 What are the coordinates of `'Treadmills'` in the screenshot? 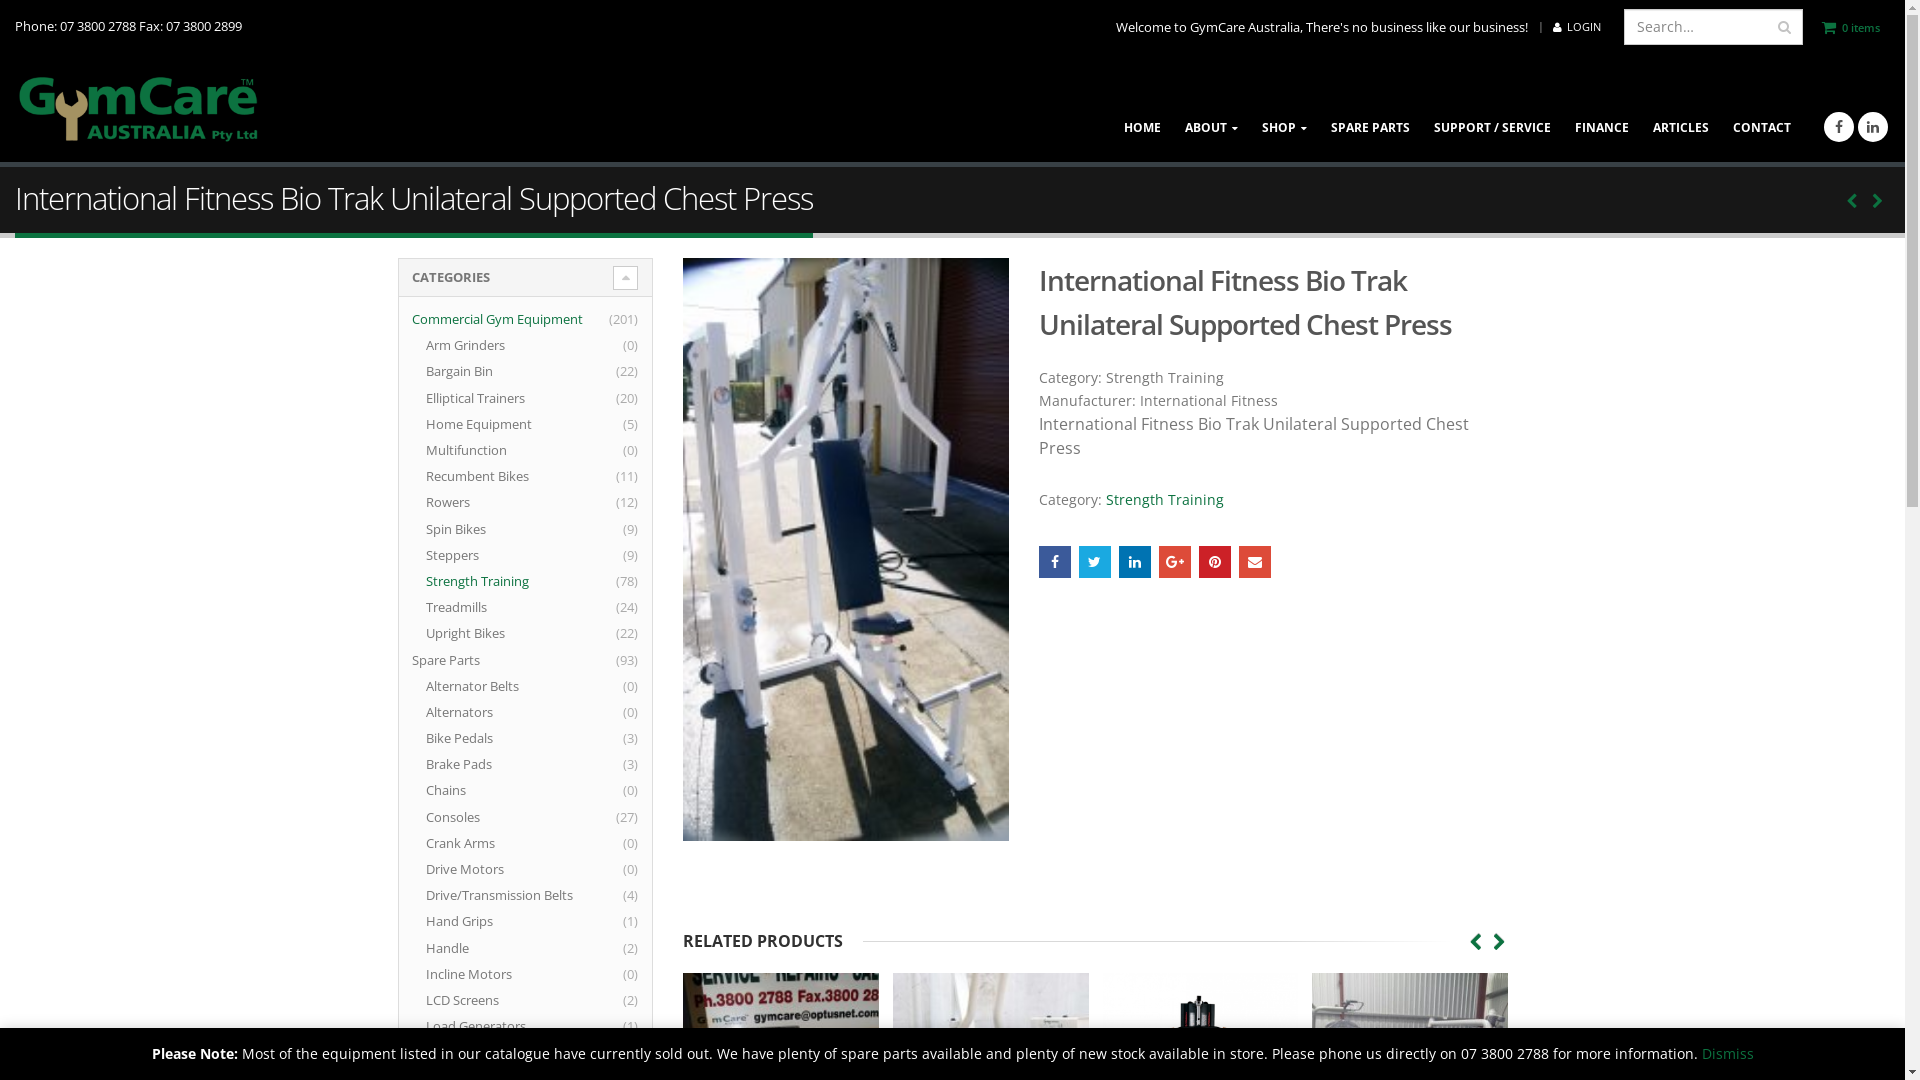 It's located at (425, 605).